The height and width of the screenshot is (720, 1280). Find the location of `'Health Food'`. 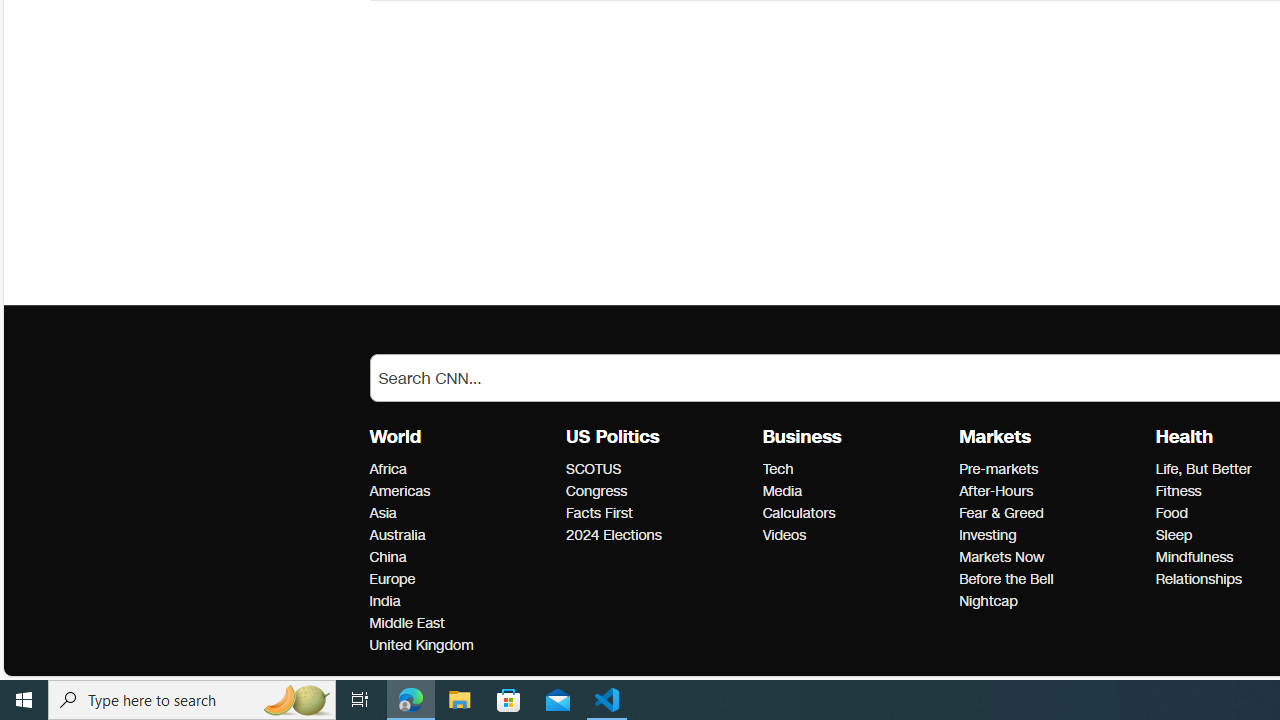

'Health Food' is located at coordinates (1171, 512).